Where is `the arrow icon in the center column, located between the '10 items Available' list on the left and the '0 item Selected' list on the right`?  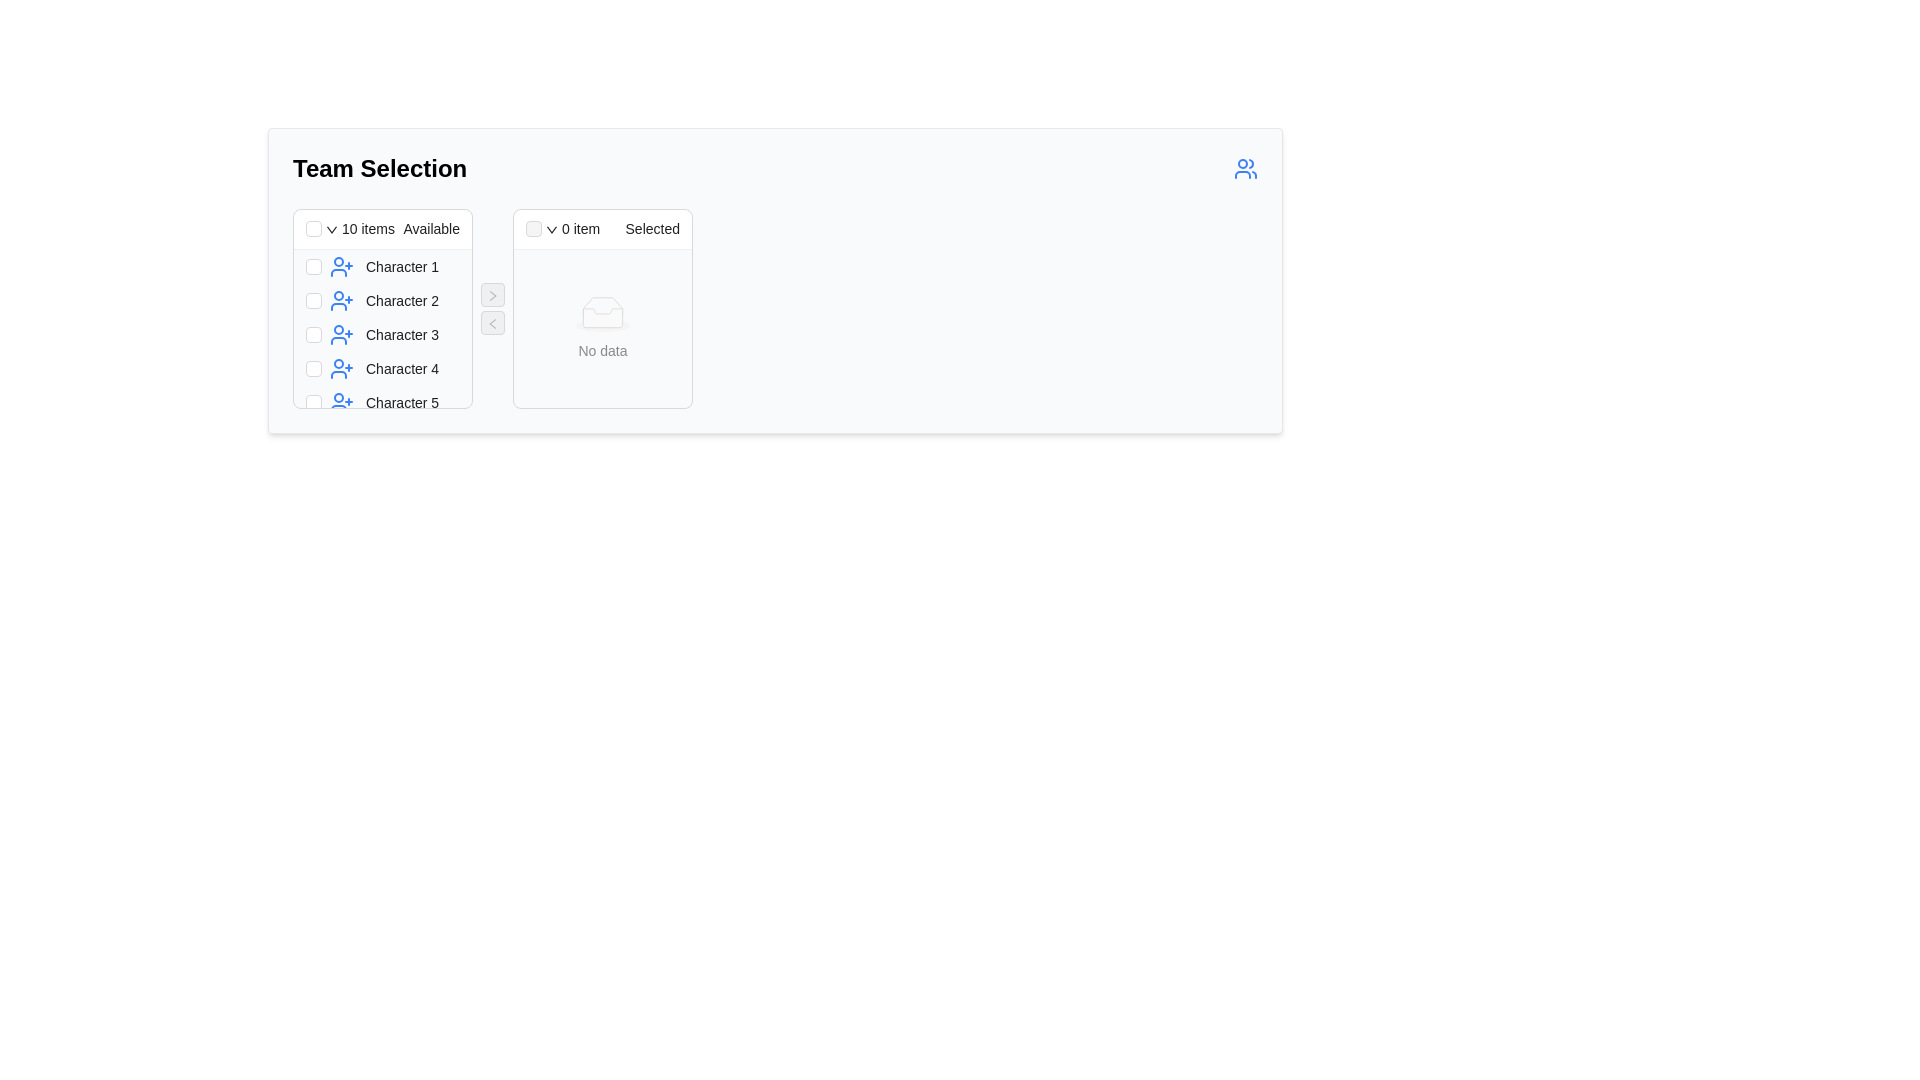 the arrow icon in the center column, located between the '10 items Available' list on the left and the '0 item Selected' list on the right is located at coordinates (493, 295).